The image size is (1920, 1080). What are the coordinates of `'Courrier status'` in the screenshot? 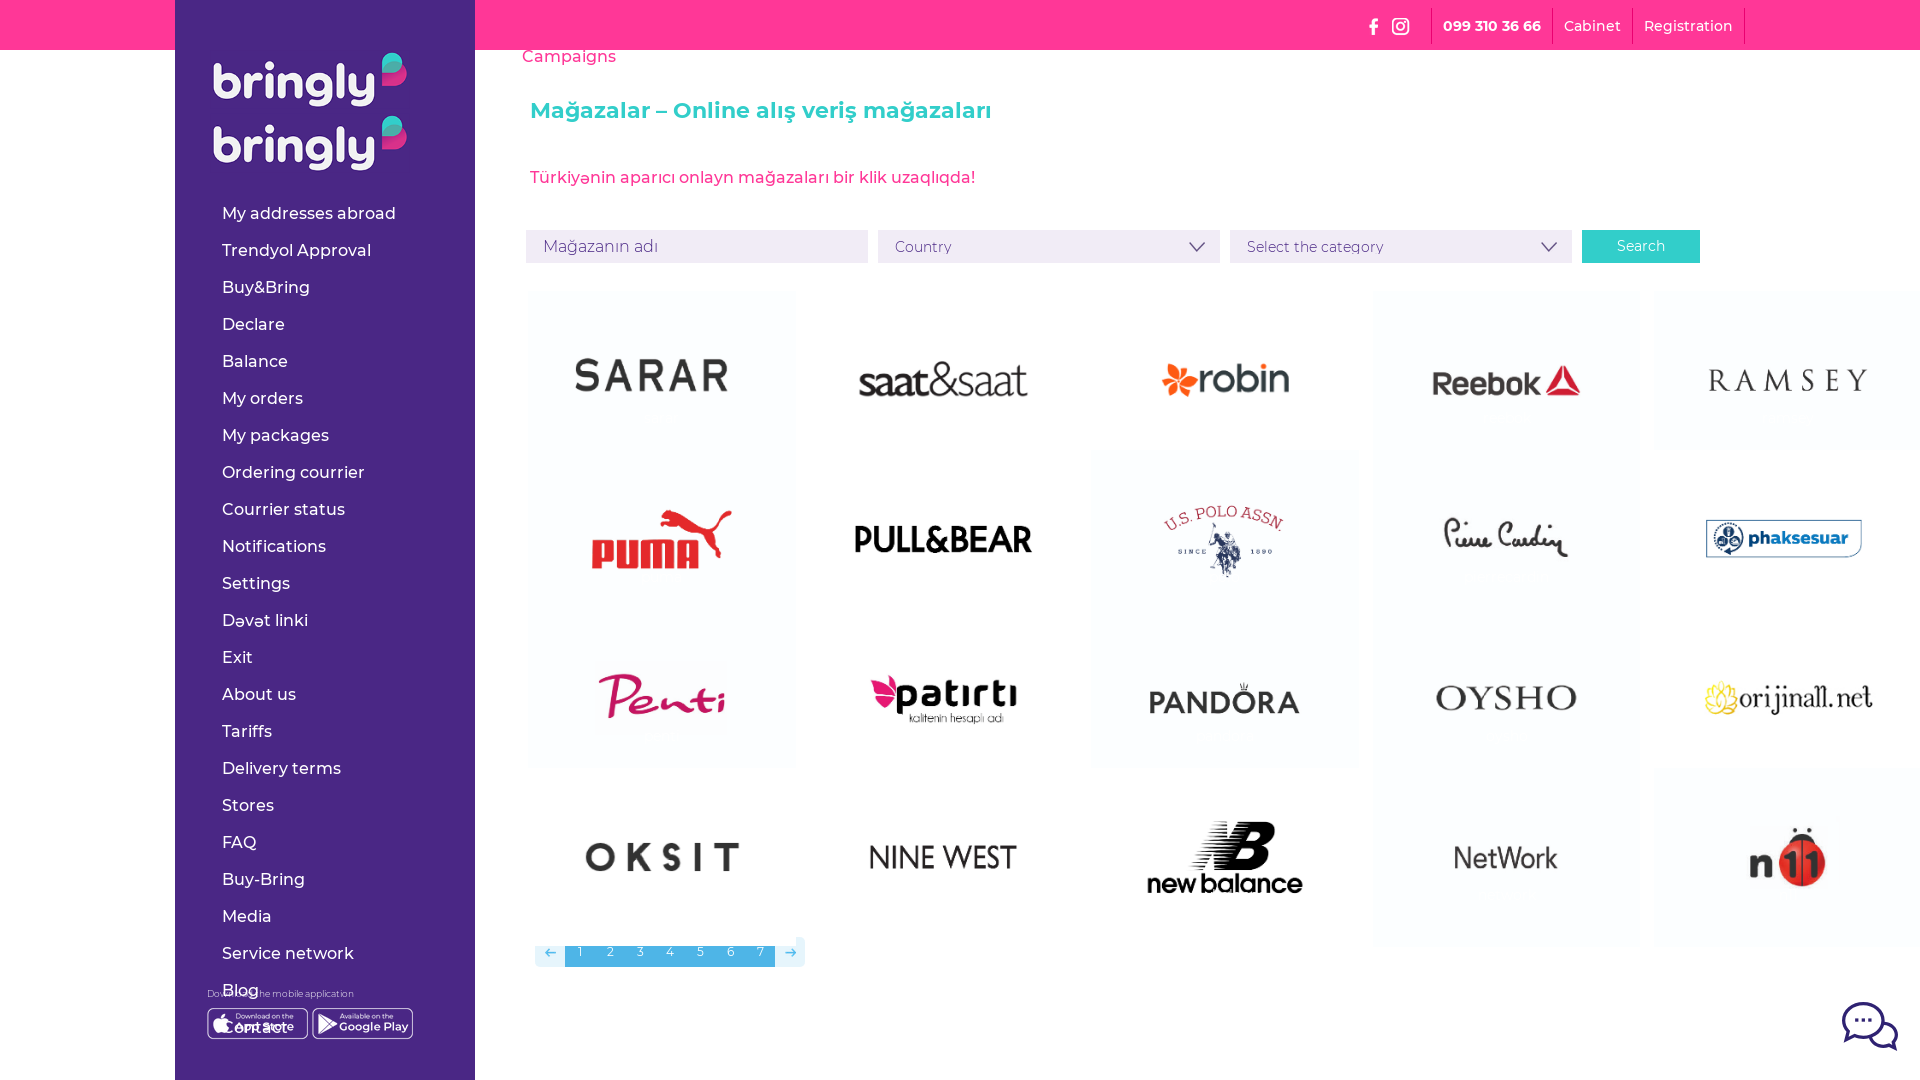 It's located at (282, 508).